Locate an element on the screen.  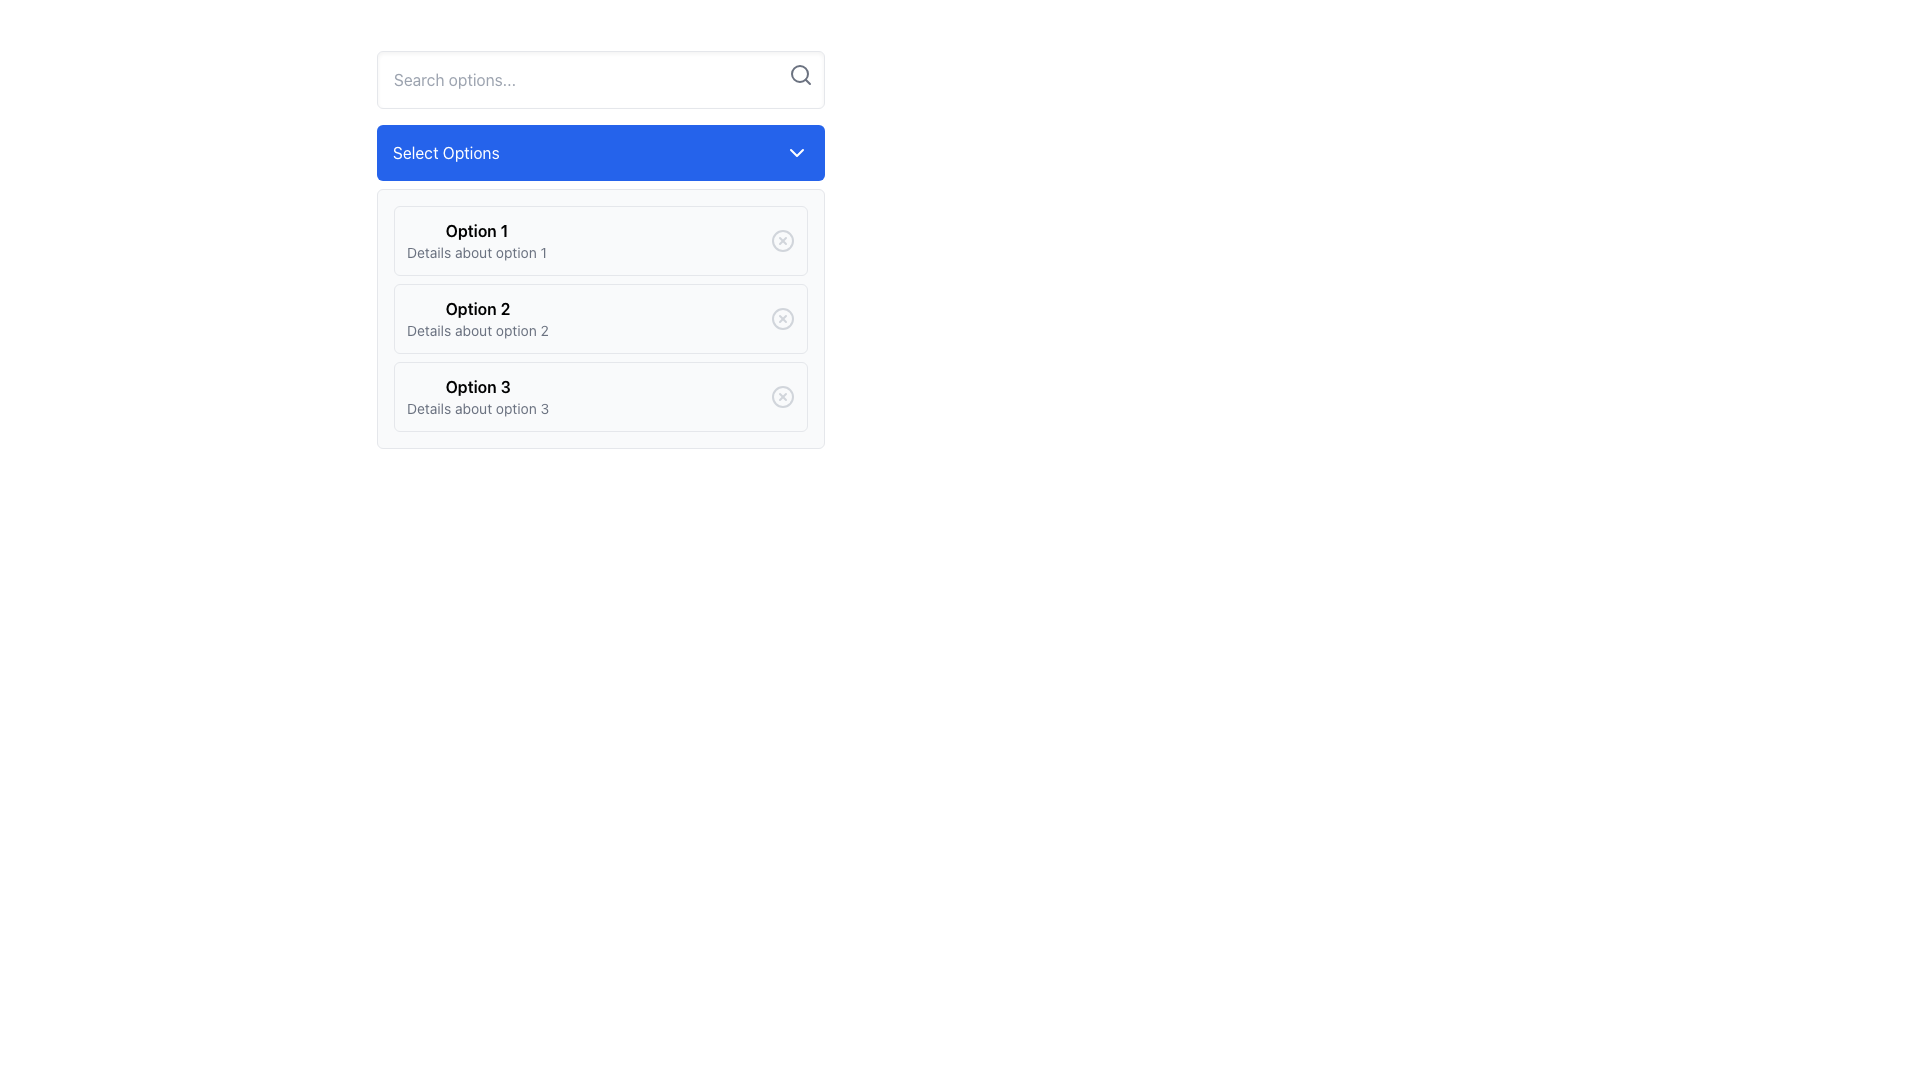
the inner circle of the magnifying glass symbol located inside the search icon in the top-right corner of the search bar is located at coordinates (800, 72).